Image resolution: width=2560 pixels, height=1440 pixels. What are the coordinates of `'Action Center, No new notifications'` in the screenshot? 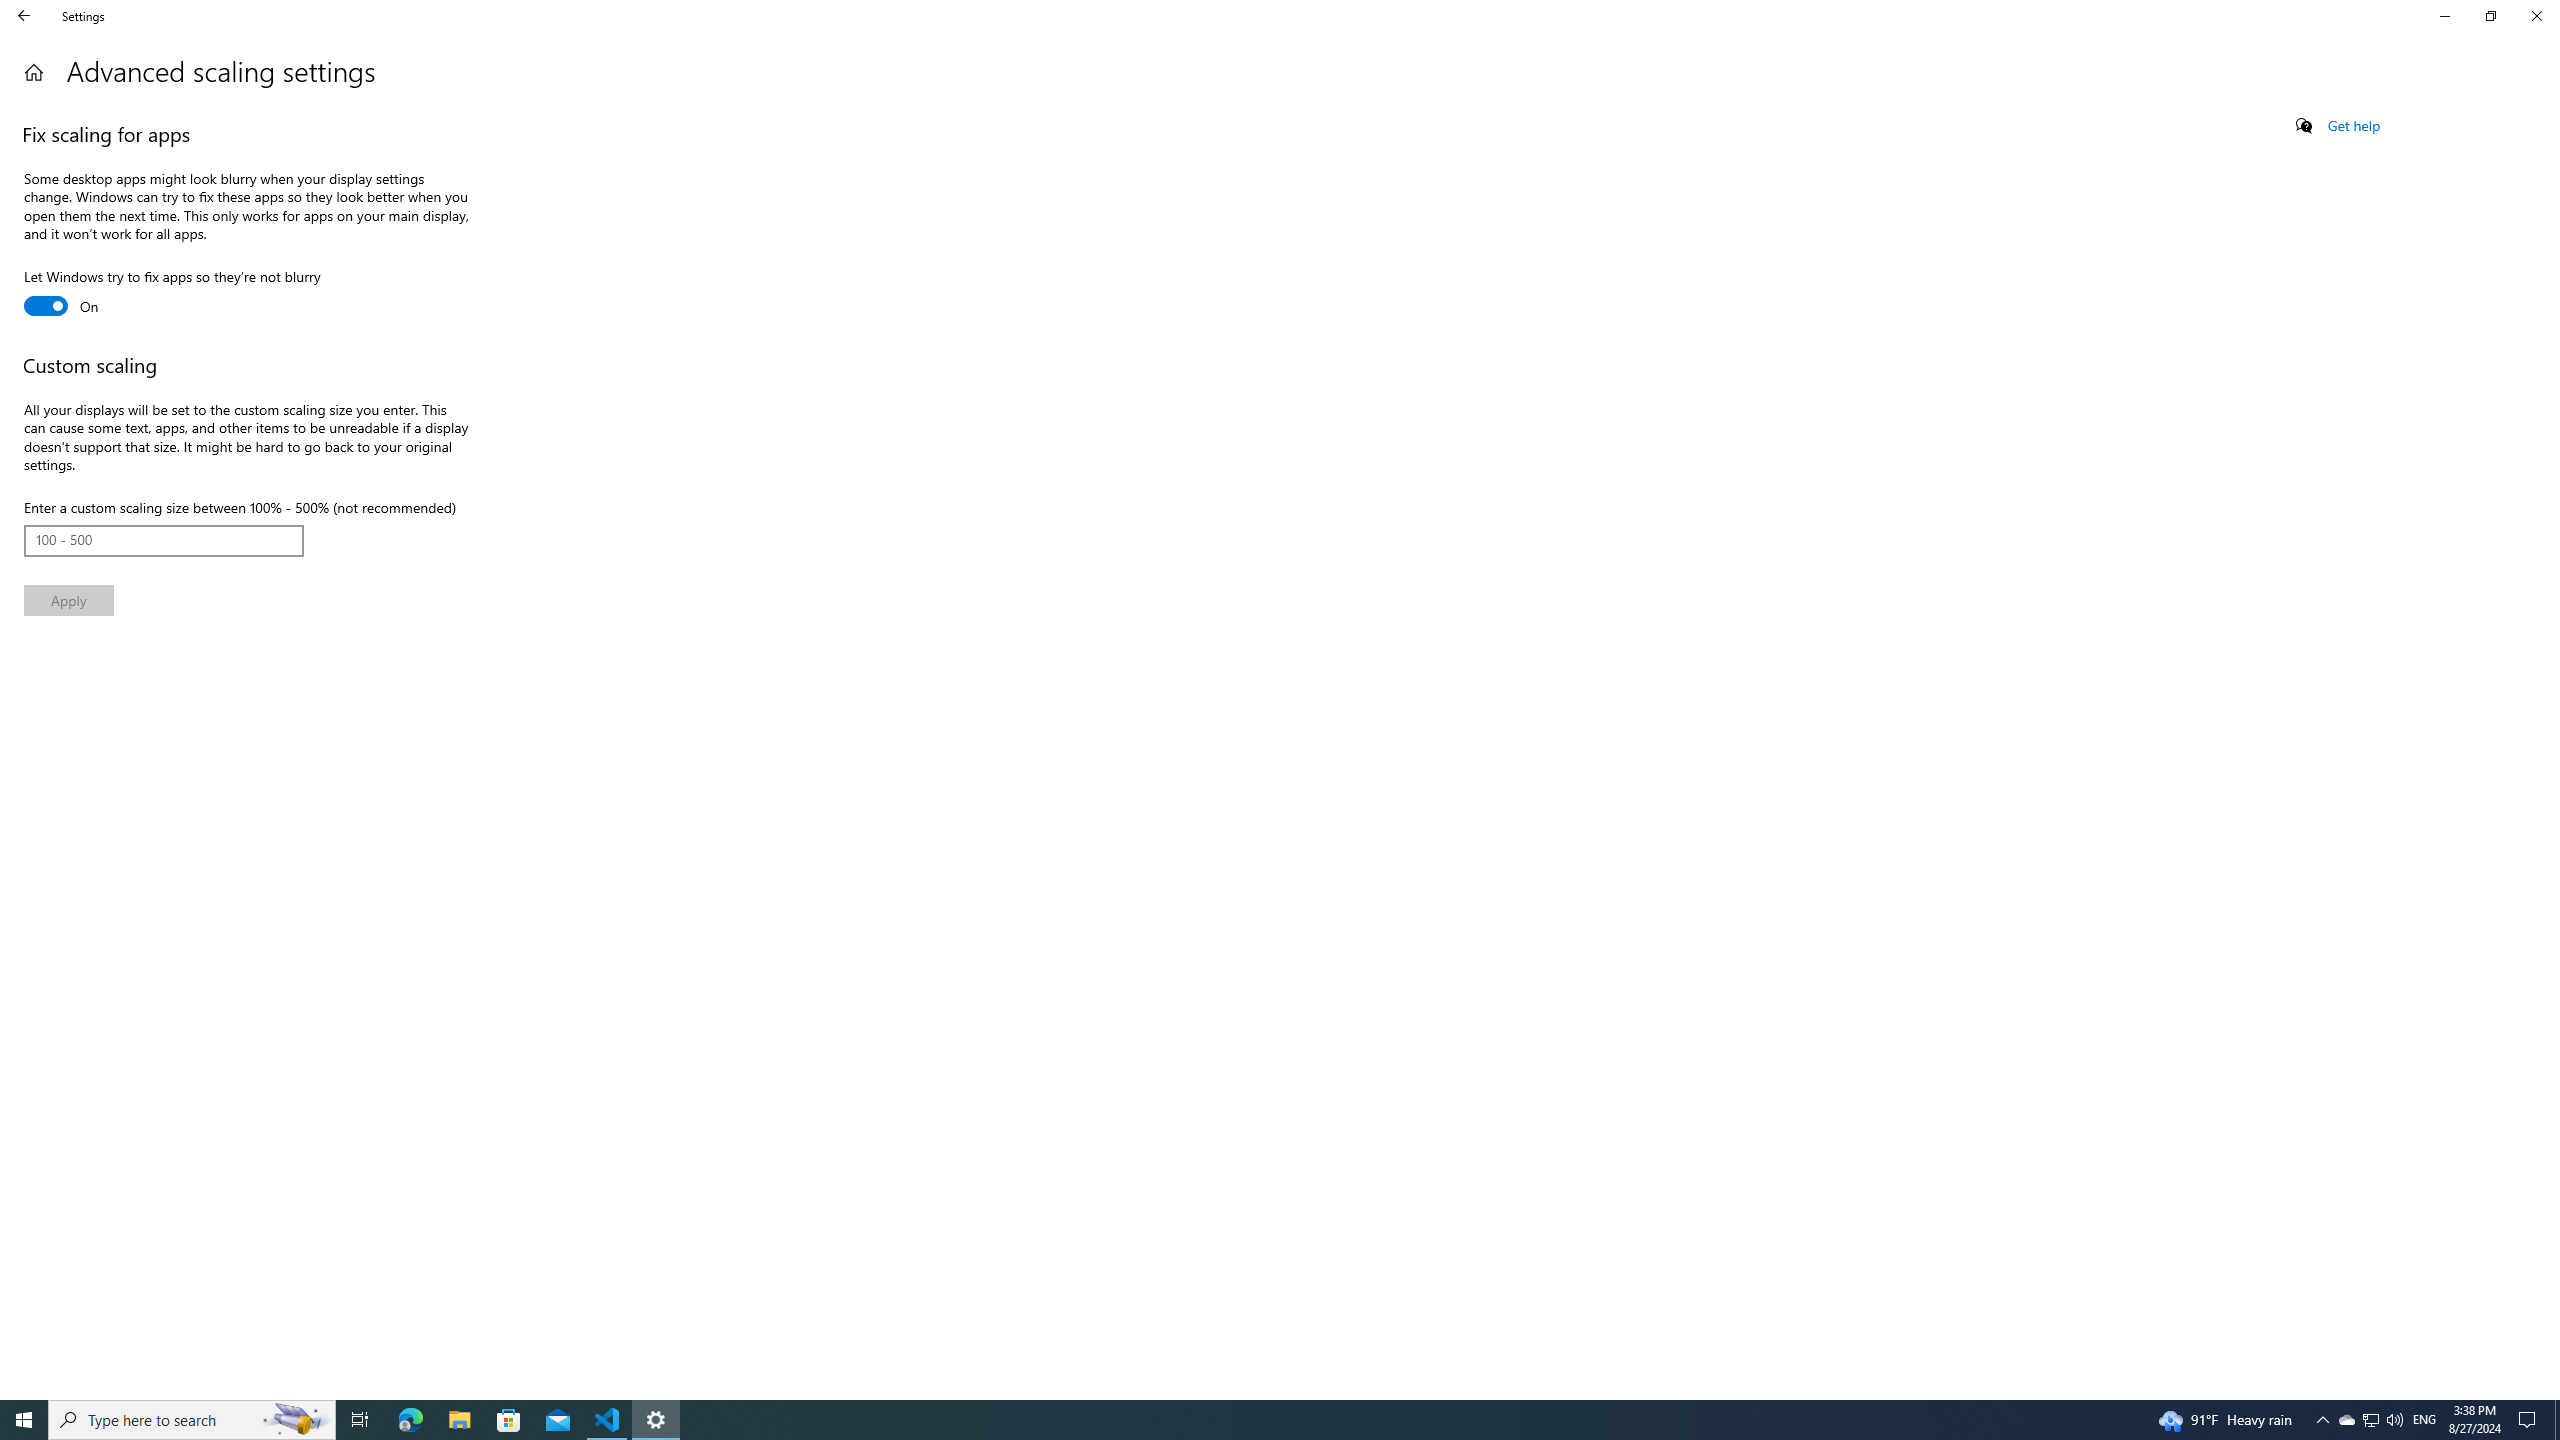 It's located at (2530, 1418).